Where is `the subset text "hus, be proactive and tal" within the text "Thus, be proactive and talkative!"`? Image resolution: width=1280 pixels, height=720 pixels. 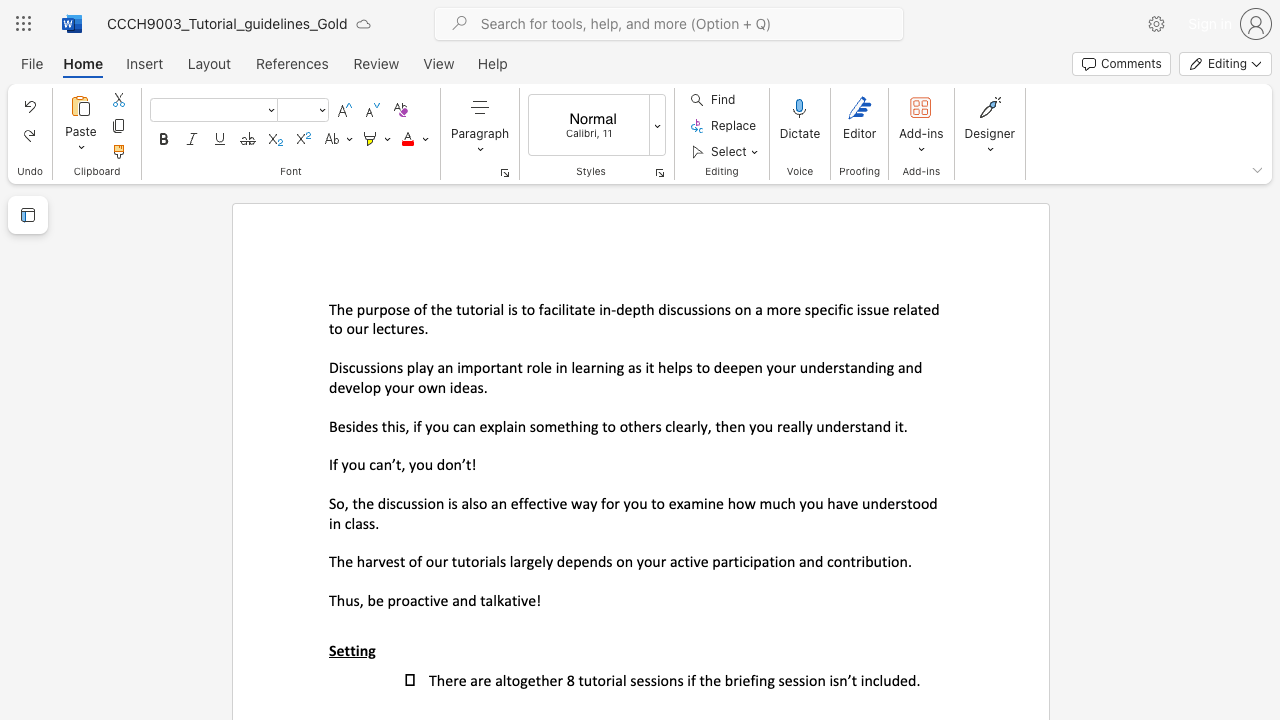
the subset text "hus, be proactive and tal" within the text "Thus, be proactive and talkative!" is located at coordinates (336, 599).